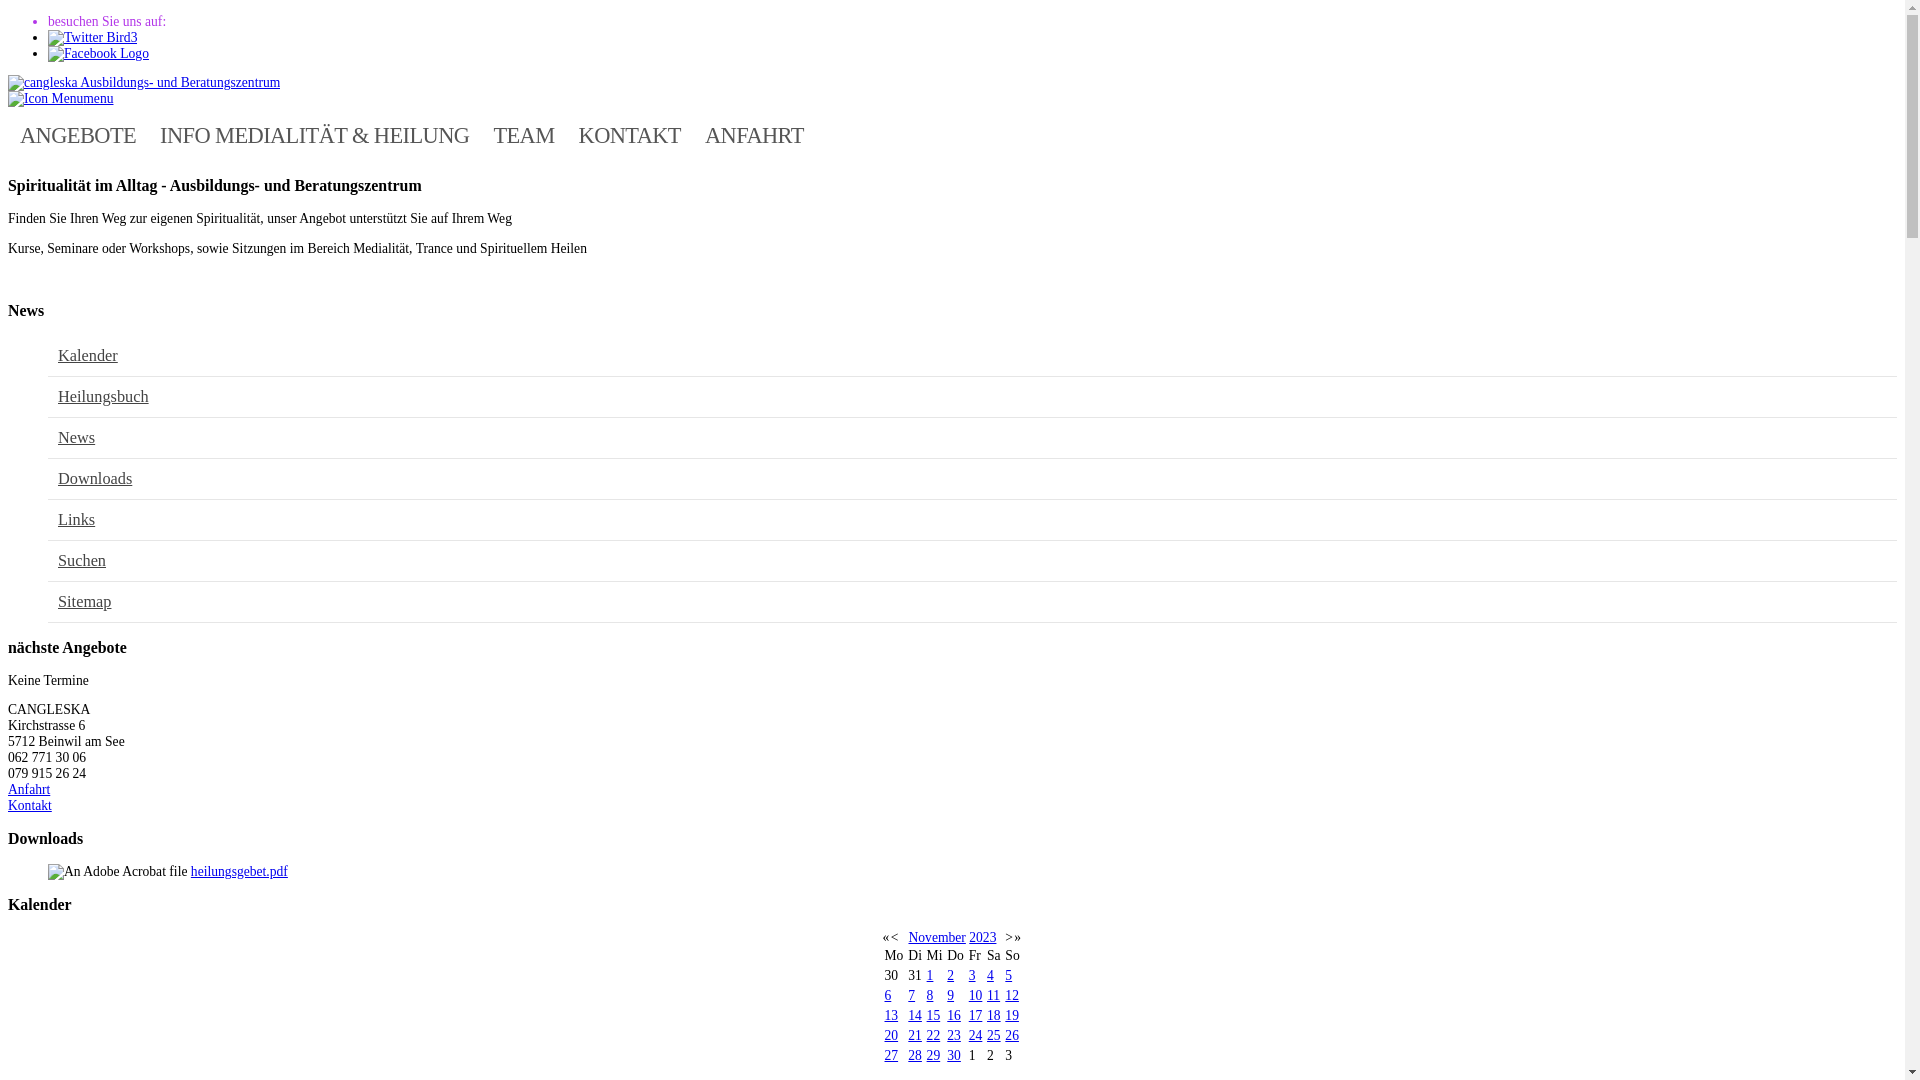 Image resolution: width=1920 pixels, height=1080 pixels. What do you see at coordinates (953, 1015) in the screenshot?
I see `'16'` at bounding box center [953, 1015].